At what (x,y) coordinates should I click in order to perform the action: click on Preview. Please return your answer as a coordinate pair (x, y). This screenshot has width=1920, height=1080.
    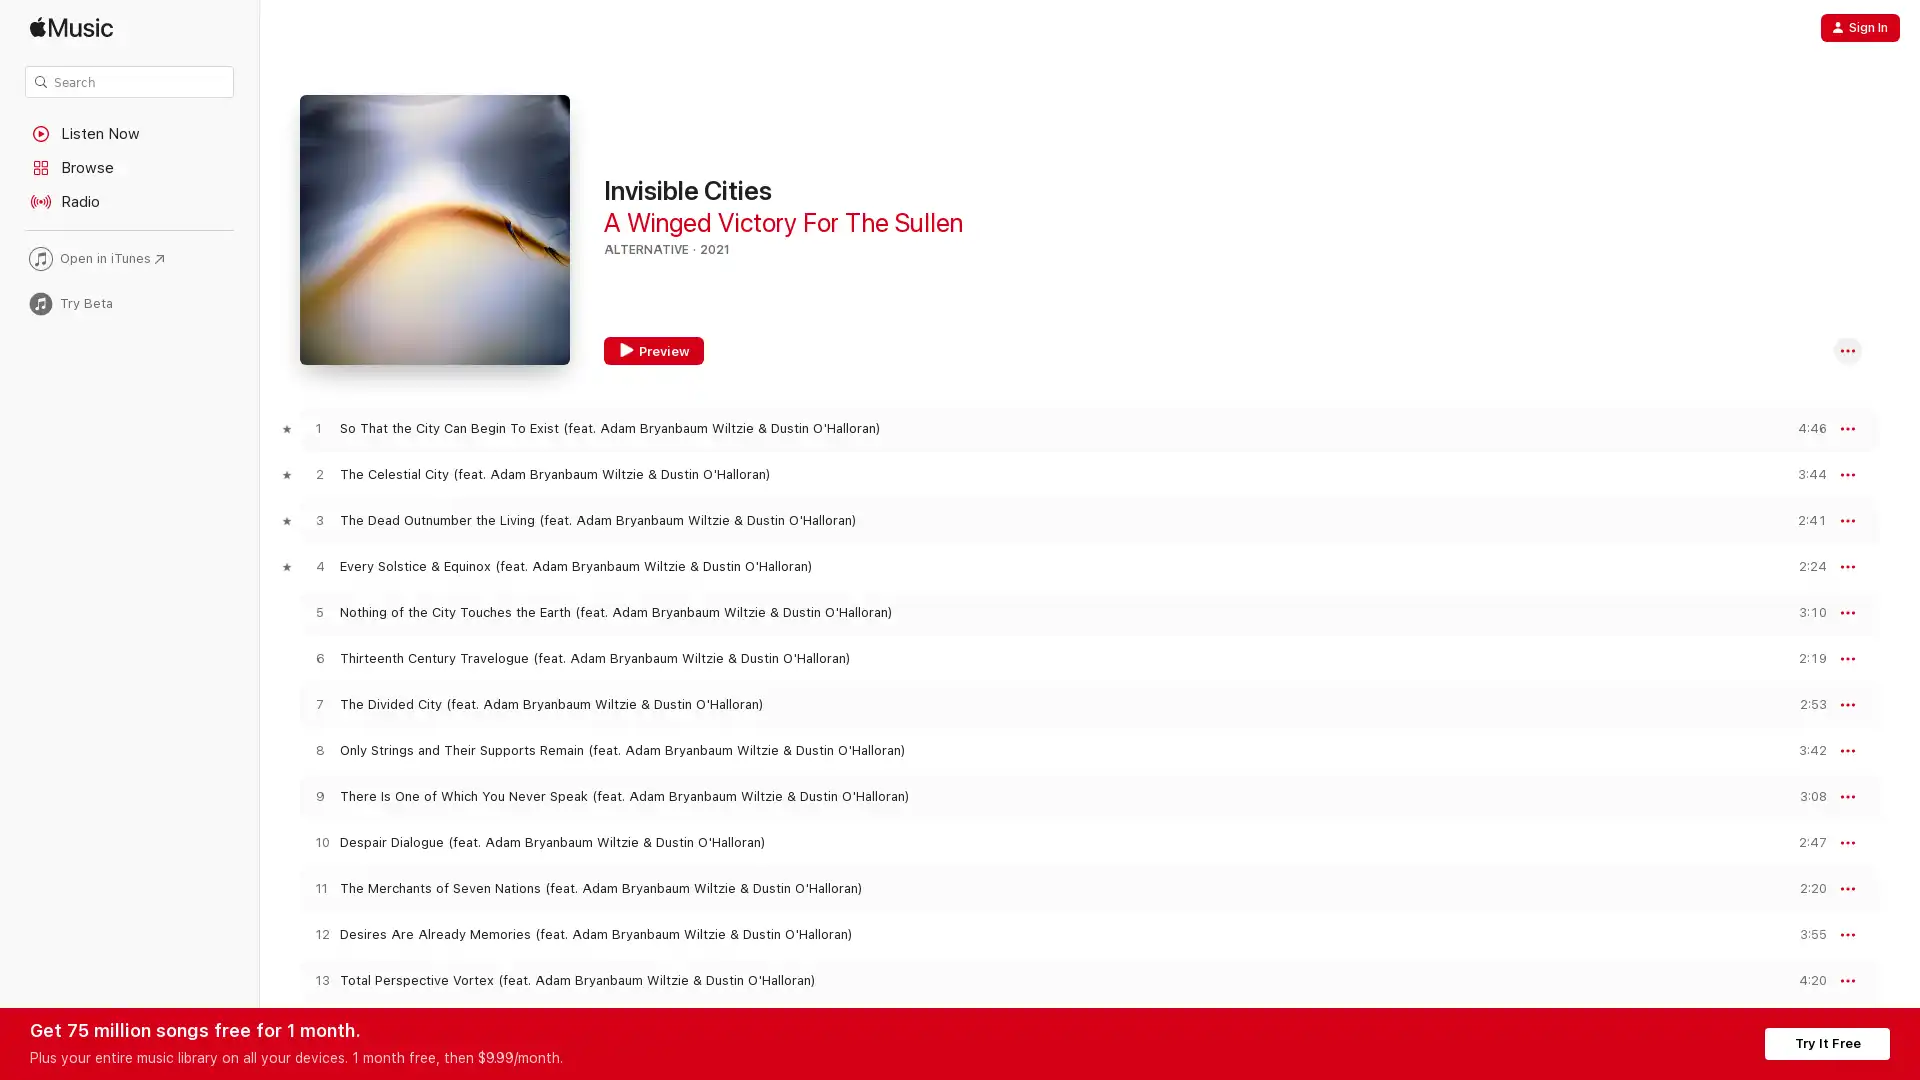
    Looking at the image, I should click on (1804, 474).